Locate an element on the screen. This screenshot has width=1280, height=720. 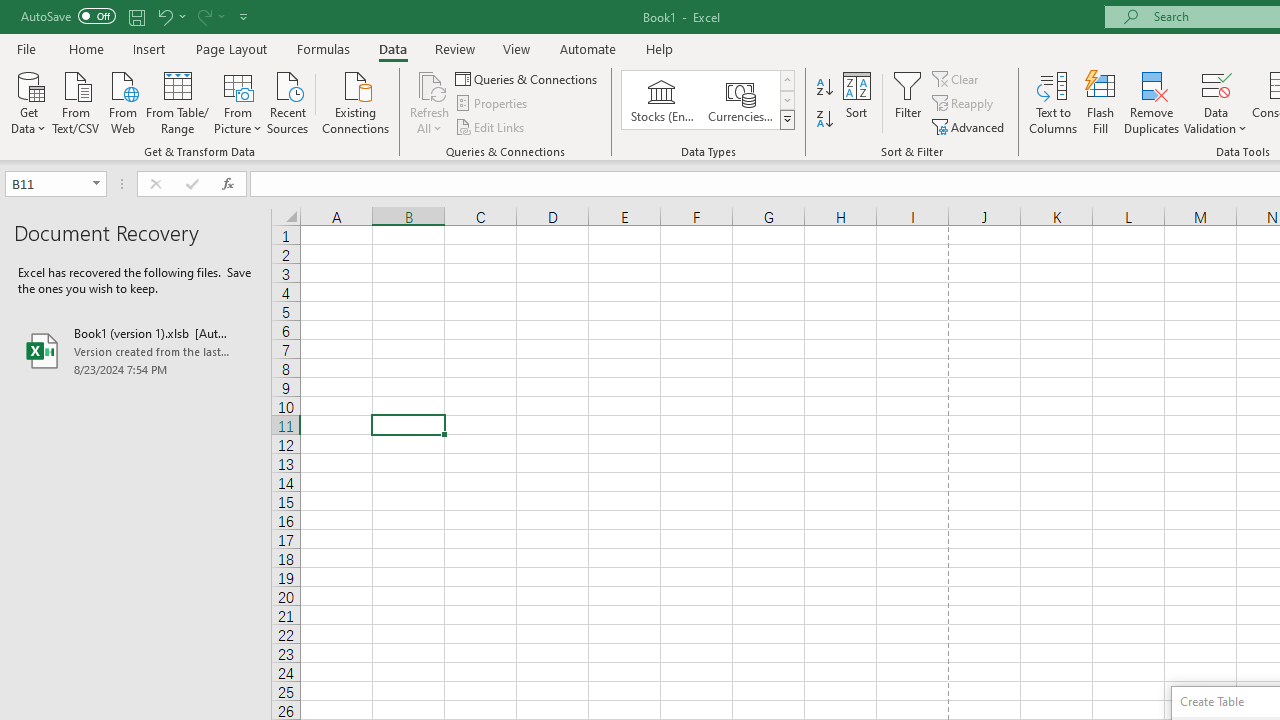
'Row Down' is located at coordinates (786, 100).